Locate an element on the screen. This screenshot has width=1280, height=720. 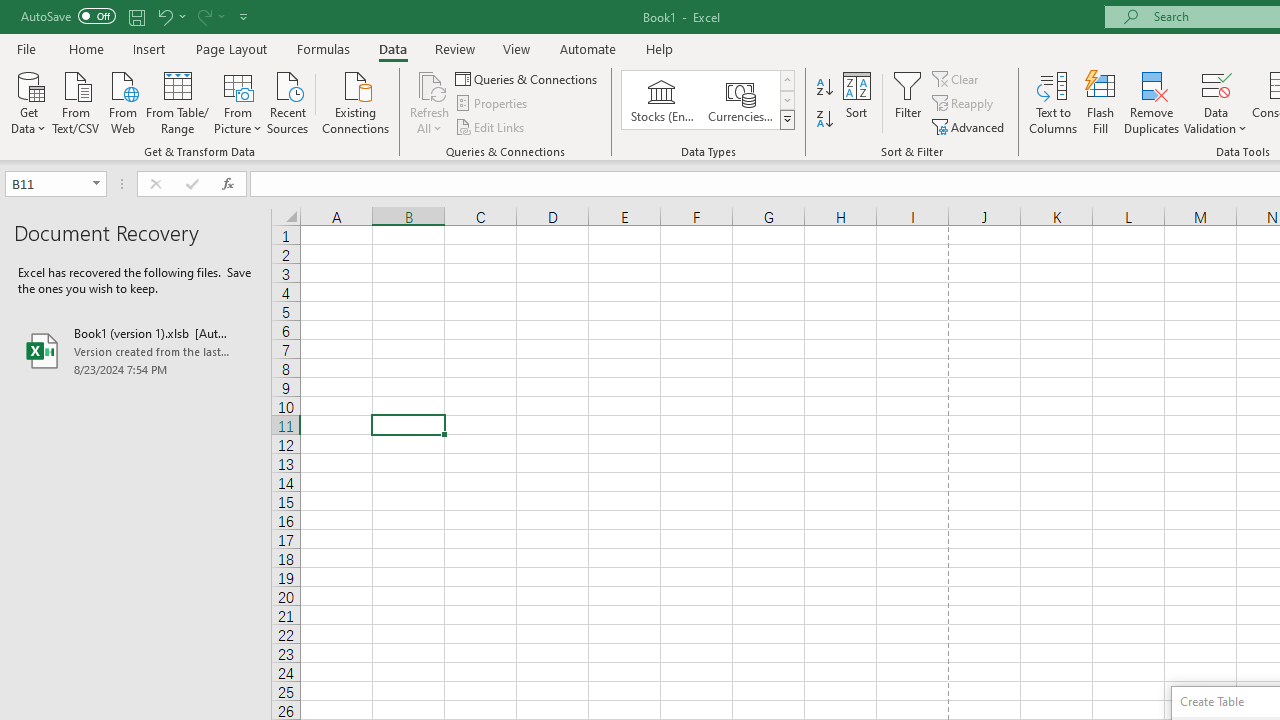
'Row Down' is located at coordinates (786, 100).